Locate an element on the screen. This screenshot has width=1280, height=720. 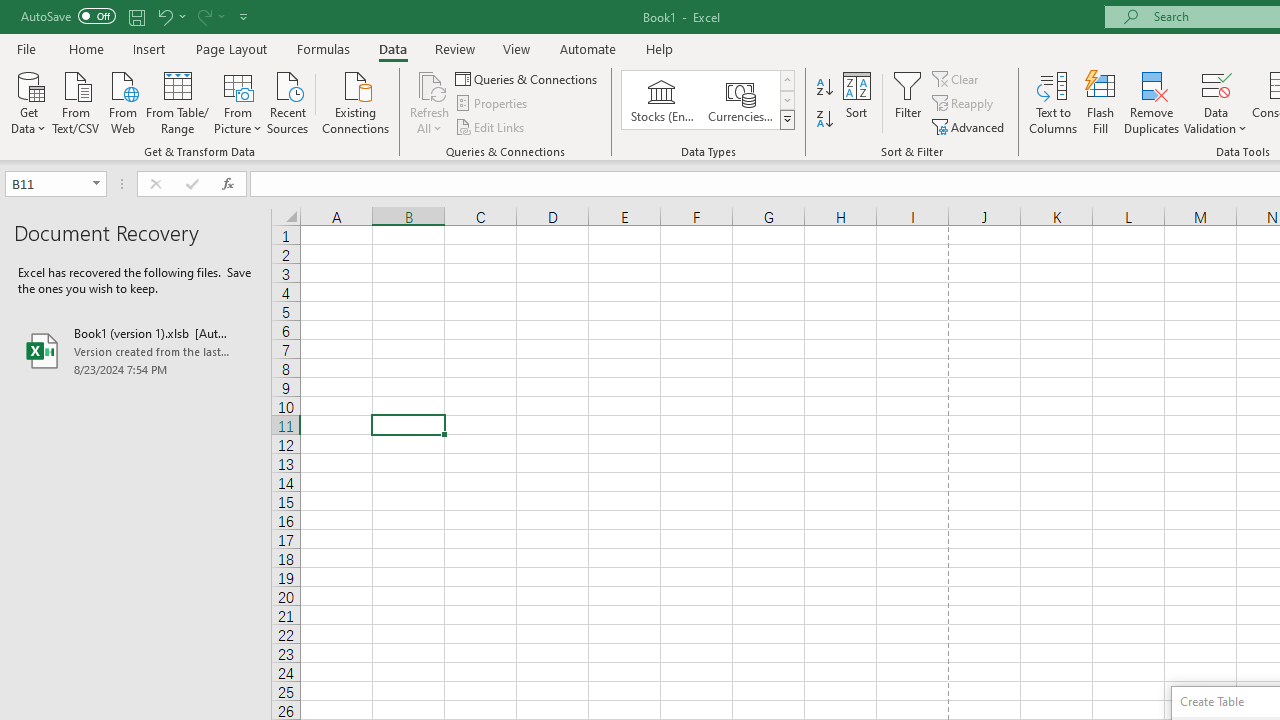
'Row Down' is located at coordinates (786, 100).